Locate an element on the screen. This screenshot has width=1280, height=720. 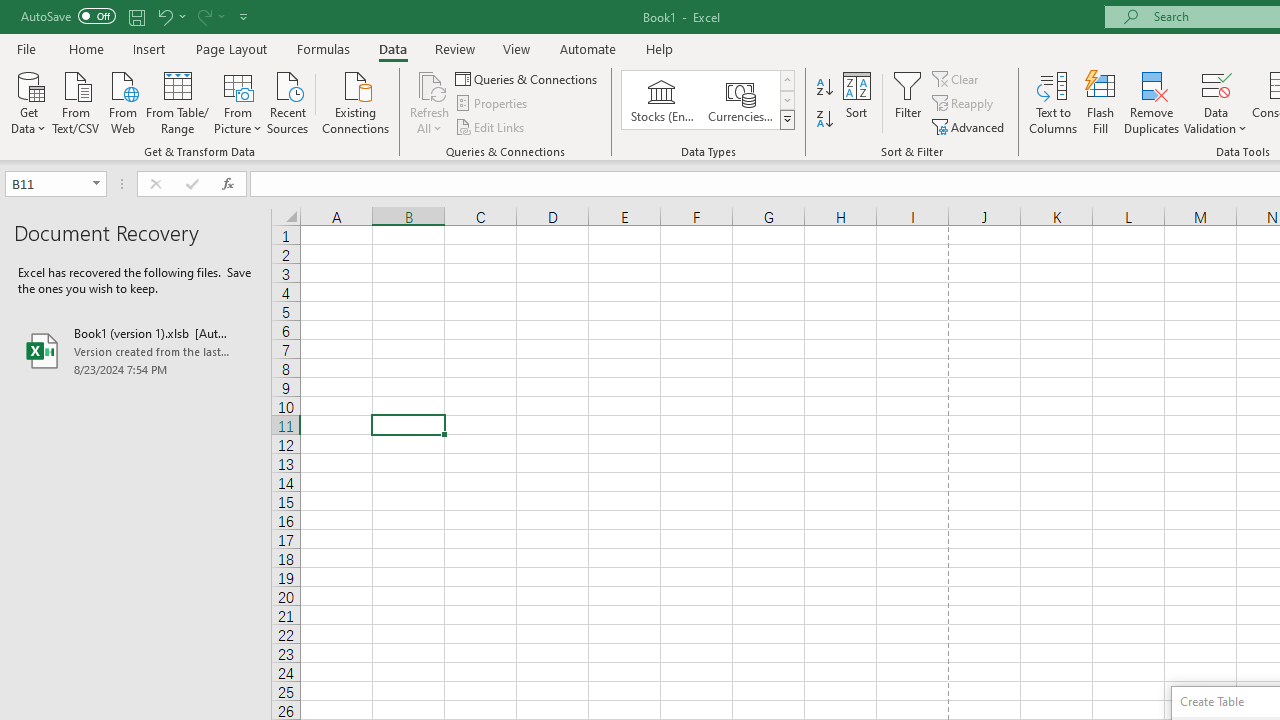
'Row Down' is located at coordinates (786, 100).